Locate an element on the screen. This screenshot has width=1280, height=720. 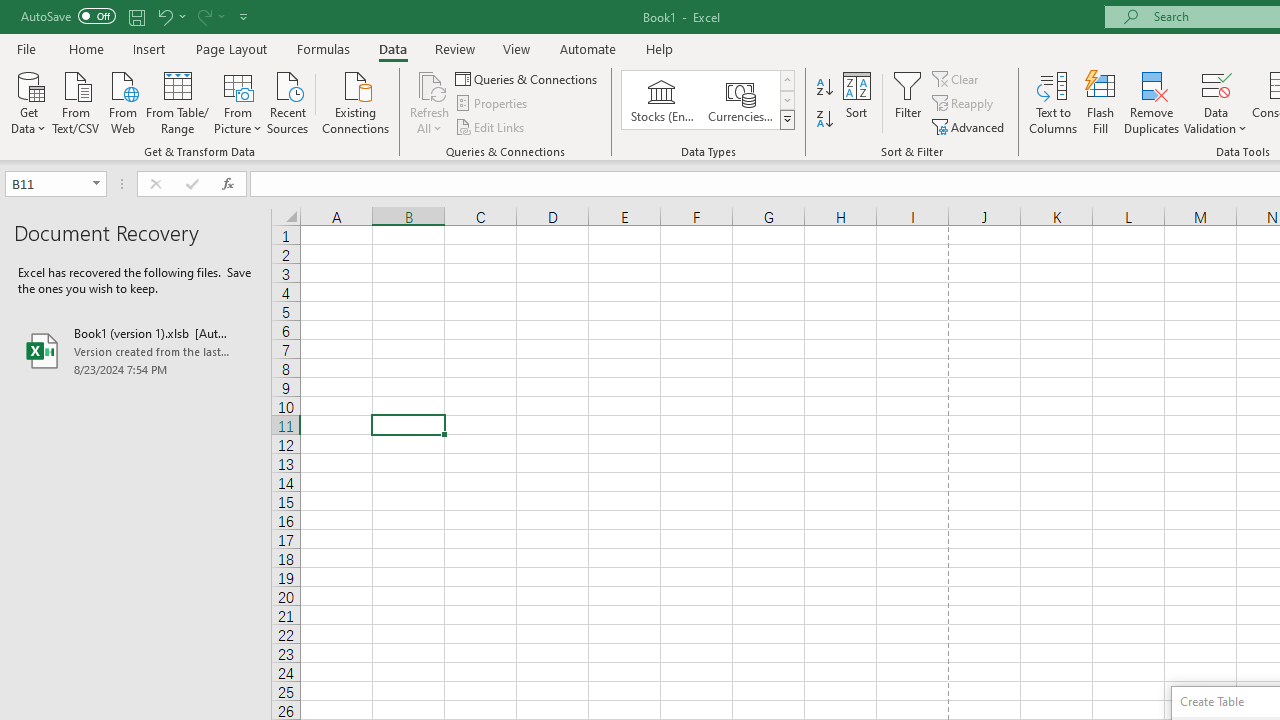
'Row Down' is located at coordinates (786, 100).